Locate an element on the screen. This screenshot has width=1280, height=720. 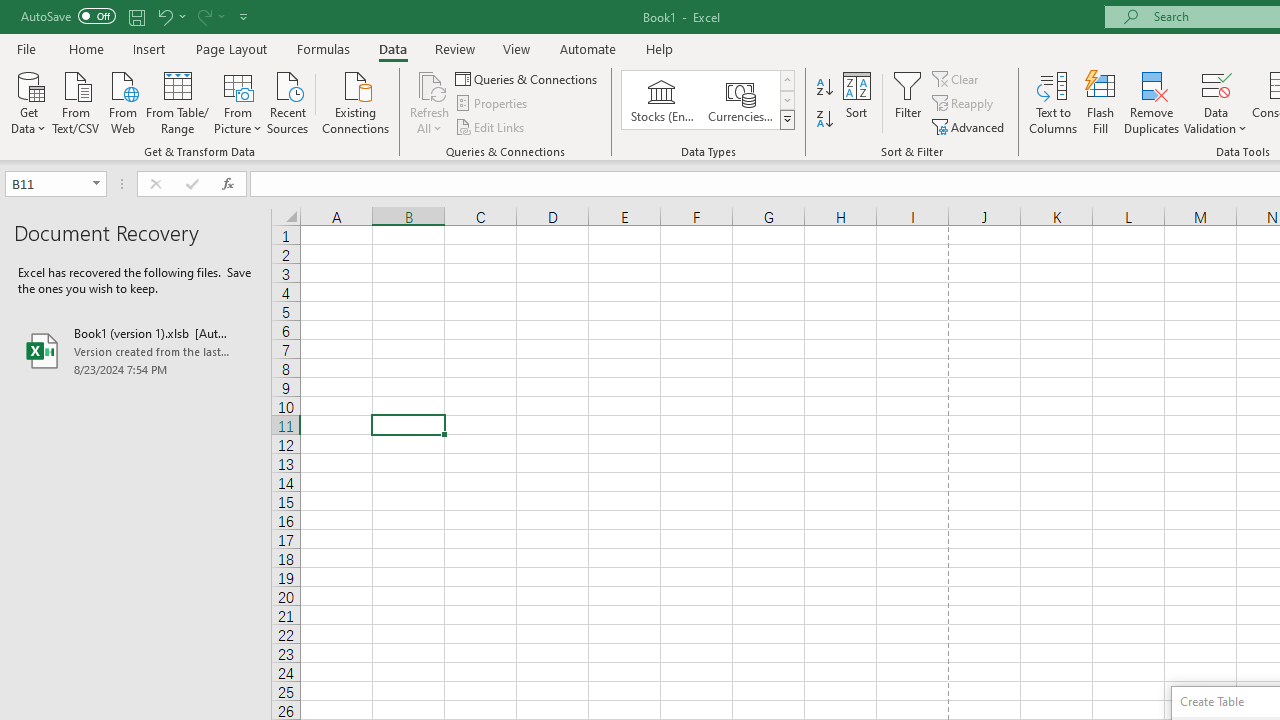
'Row Down' is located at coordinates (786, 100).